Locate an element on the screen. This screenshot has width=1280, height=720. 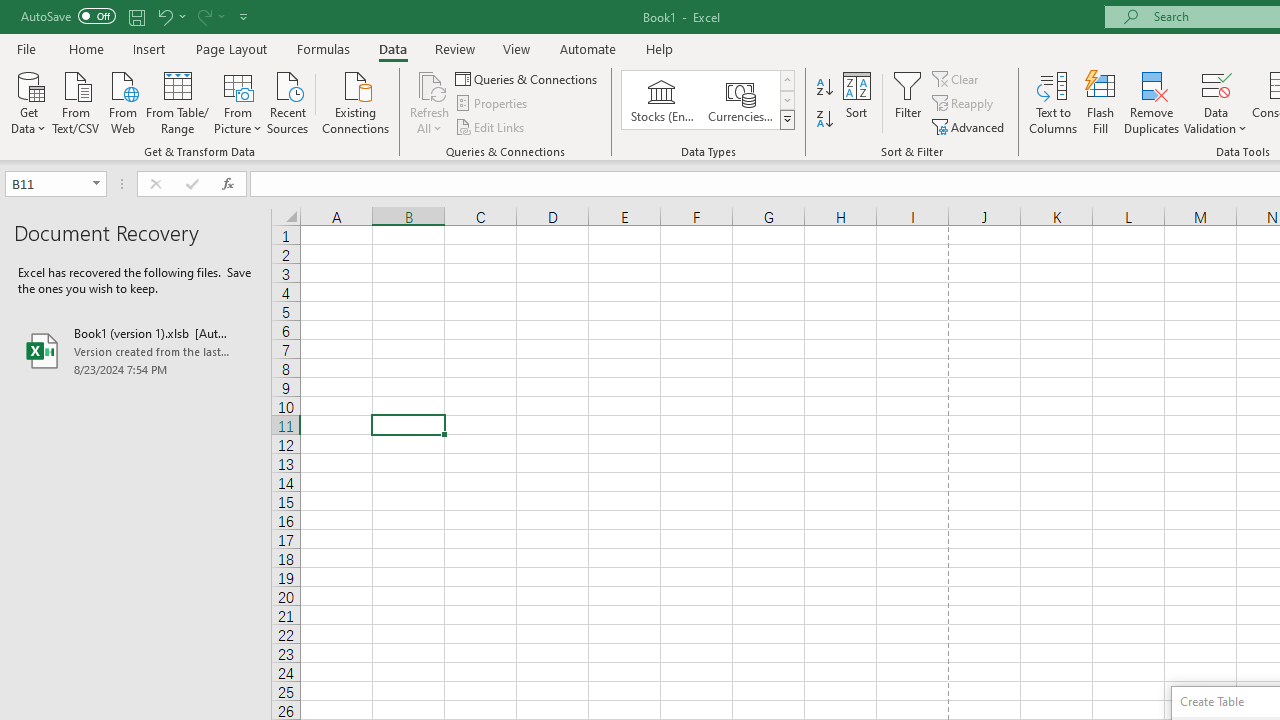
'Row Down' is located at coordinates (786, 100).